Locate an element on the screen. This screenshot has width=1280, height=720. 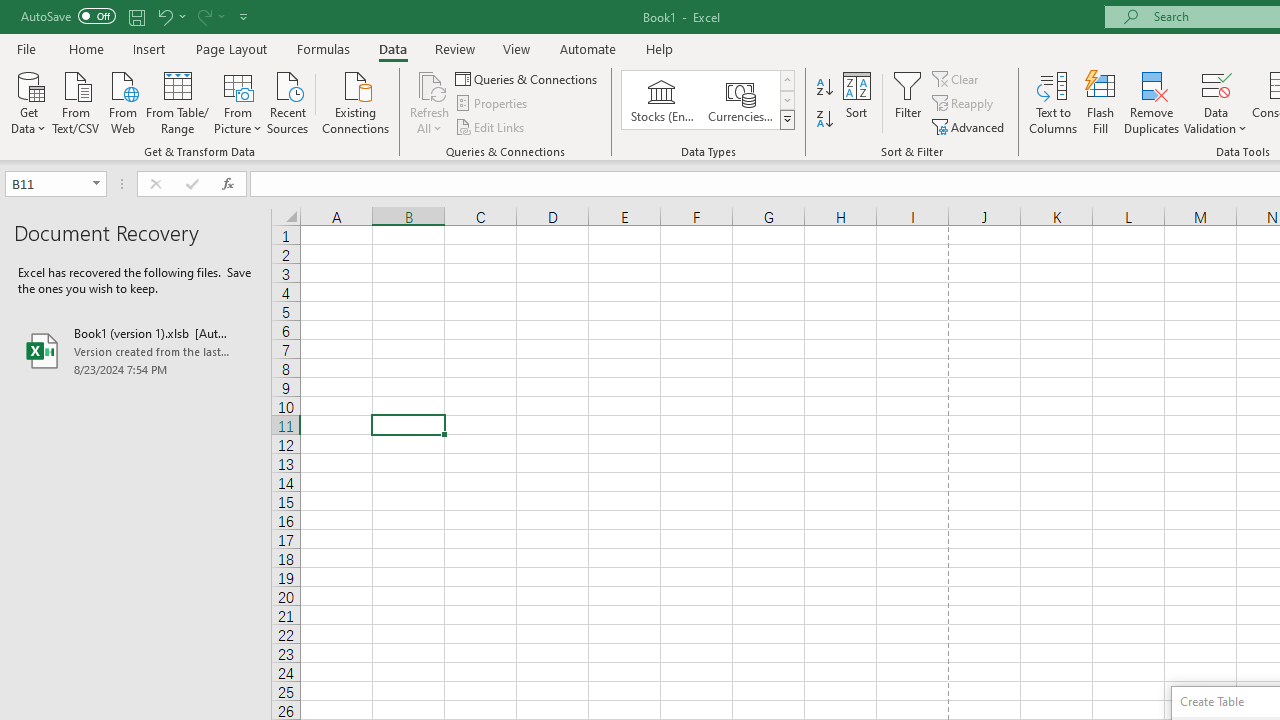
'Row Down' is located at coordinates (786, 100).